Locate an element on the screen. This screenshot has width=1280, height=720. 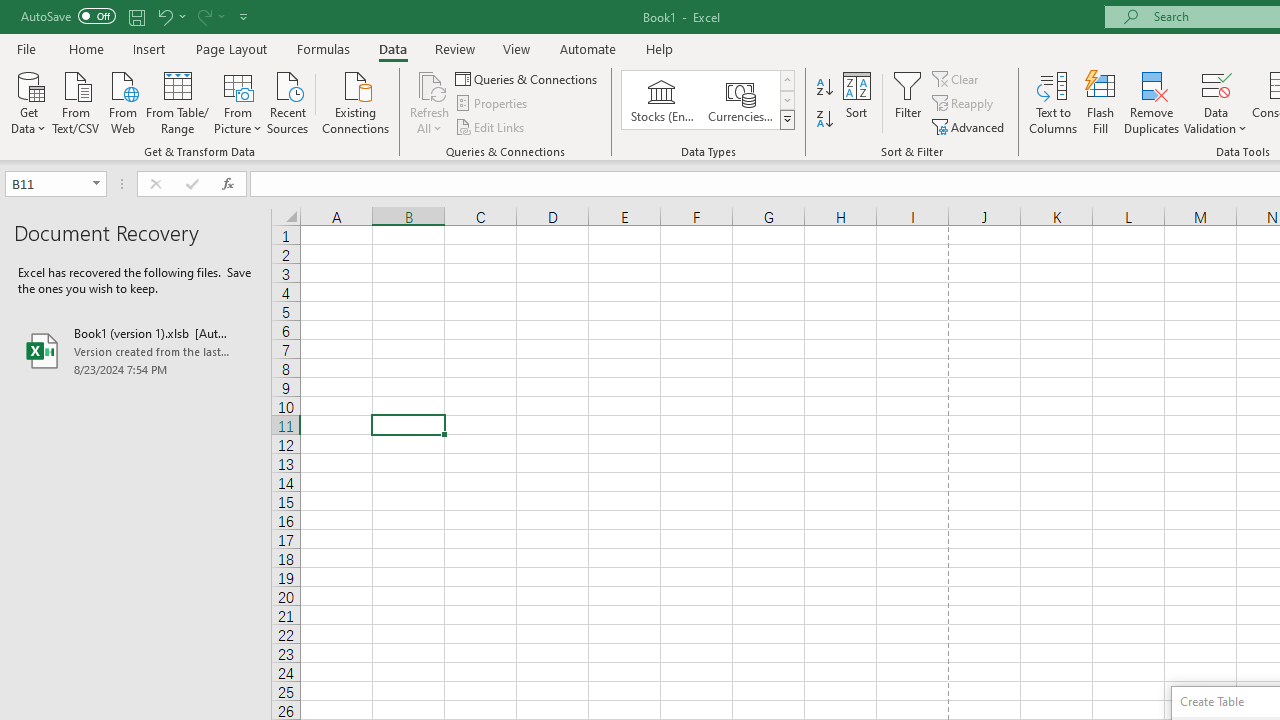
'Row Down' is located at coordinates (786, 100).